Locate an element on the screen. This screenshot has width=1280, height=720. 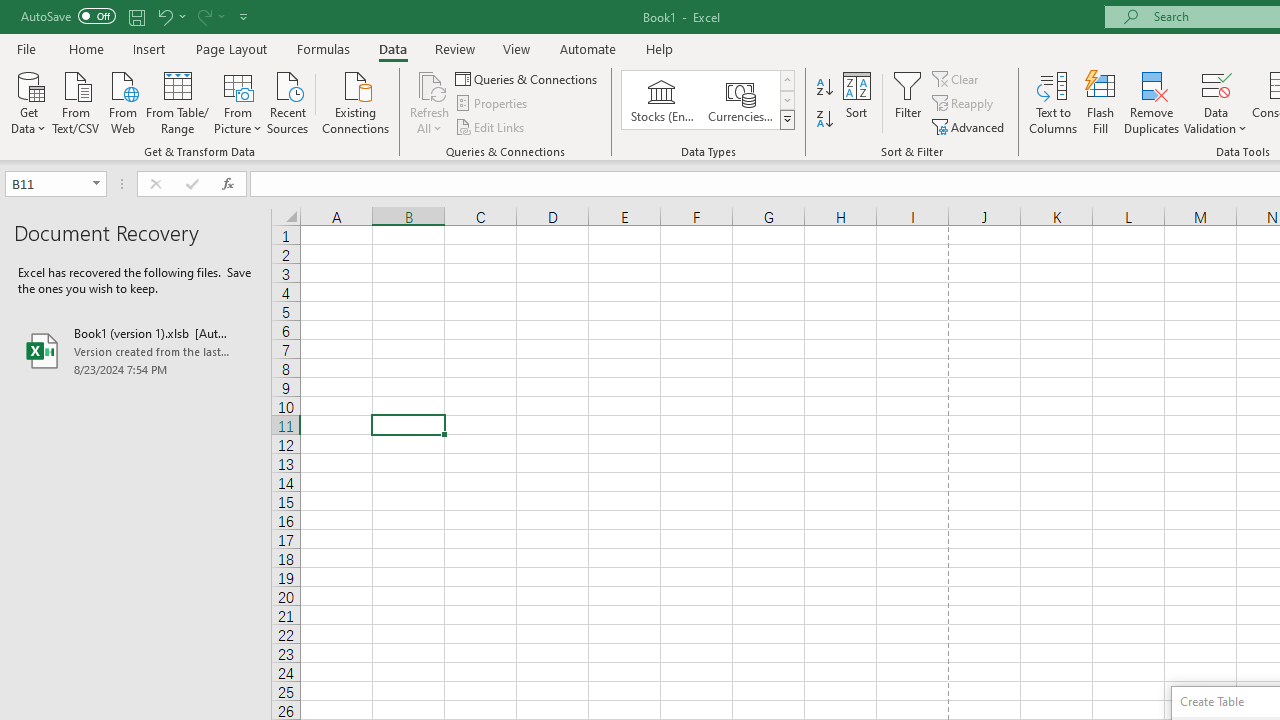
'Row Down' is located at coordinates (786, 100).